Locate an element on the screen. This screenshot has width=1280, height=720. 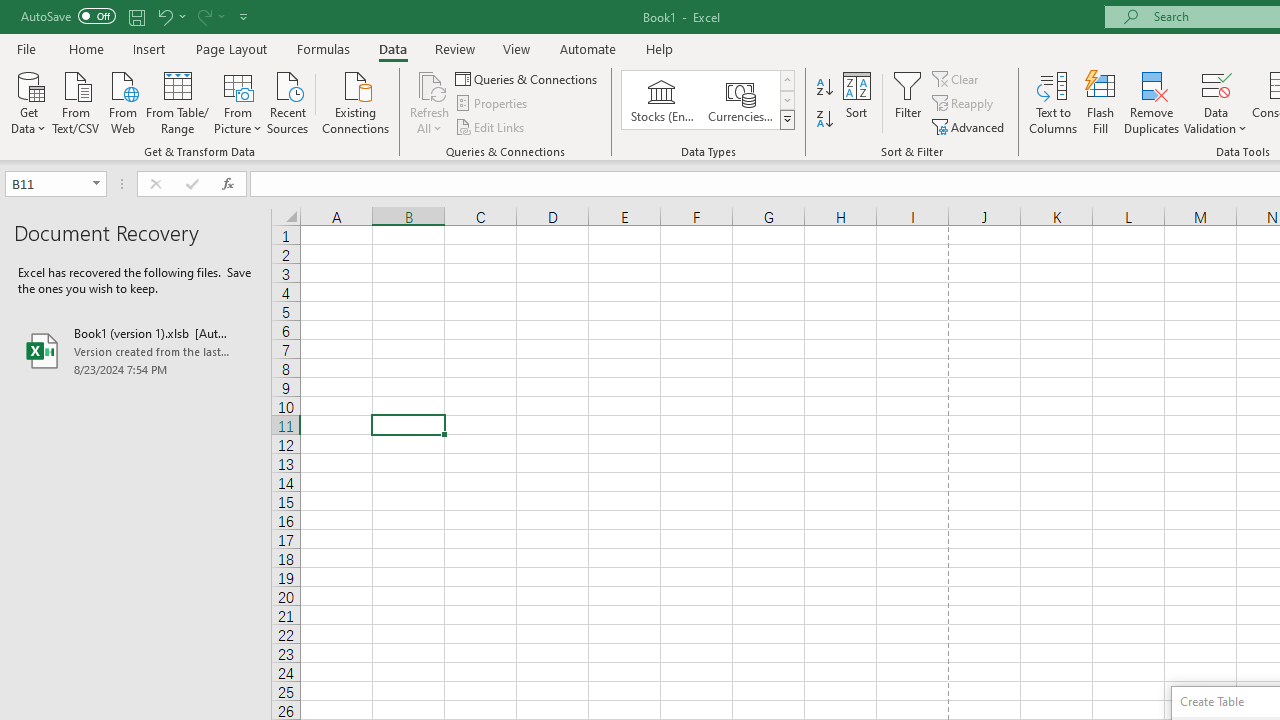
'Row Down' is located at coordinates (786, 100).